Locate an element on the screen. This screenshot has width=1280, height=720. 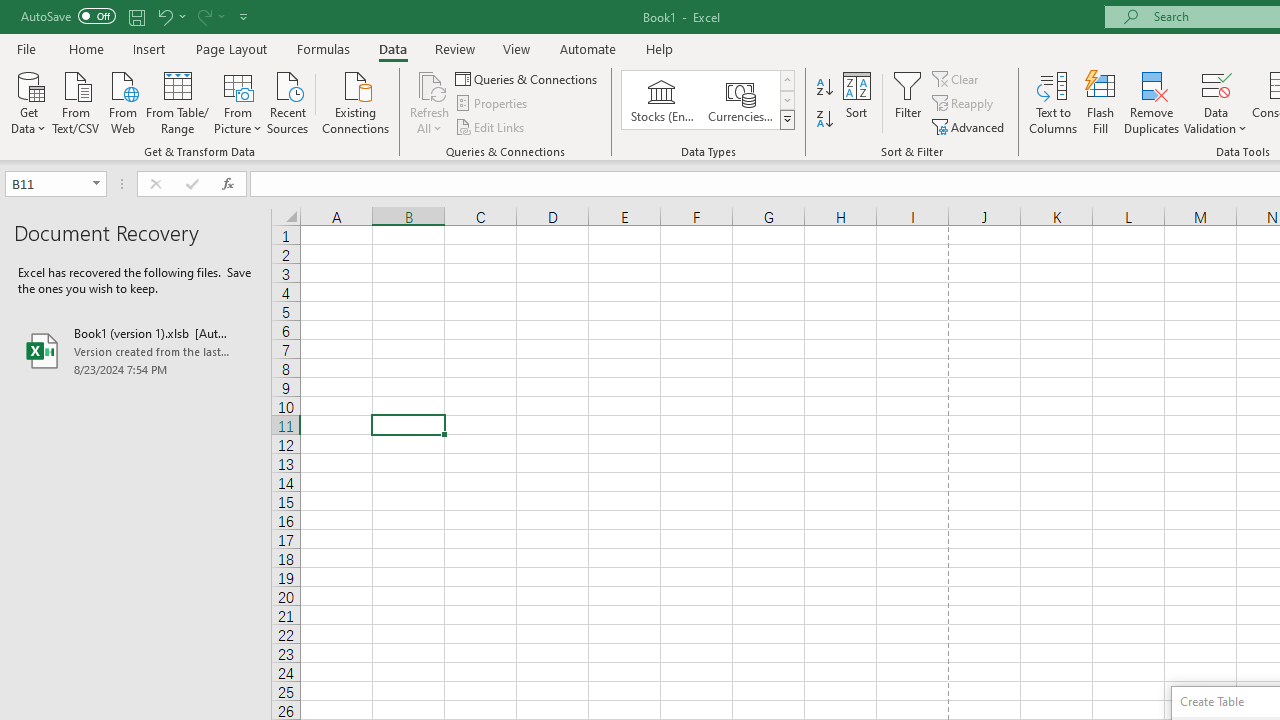
'Row Down' is located at coordinates (786, 100).